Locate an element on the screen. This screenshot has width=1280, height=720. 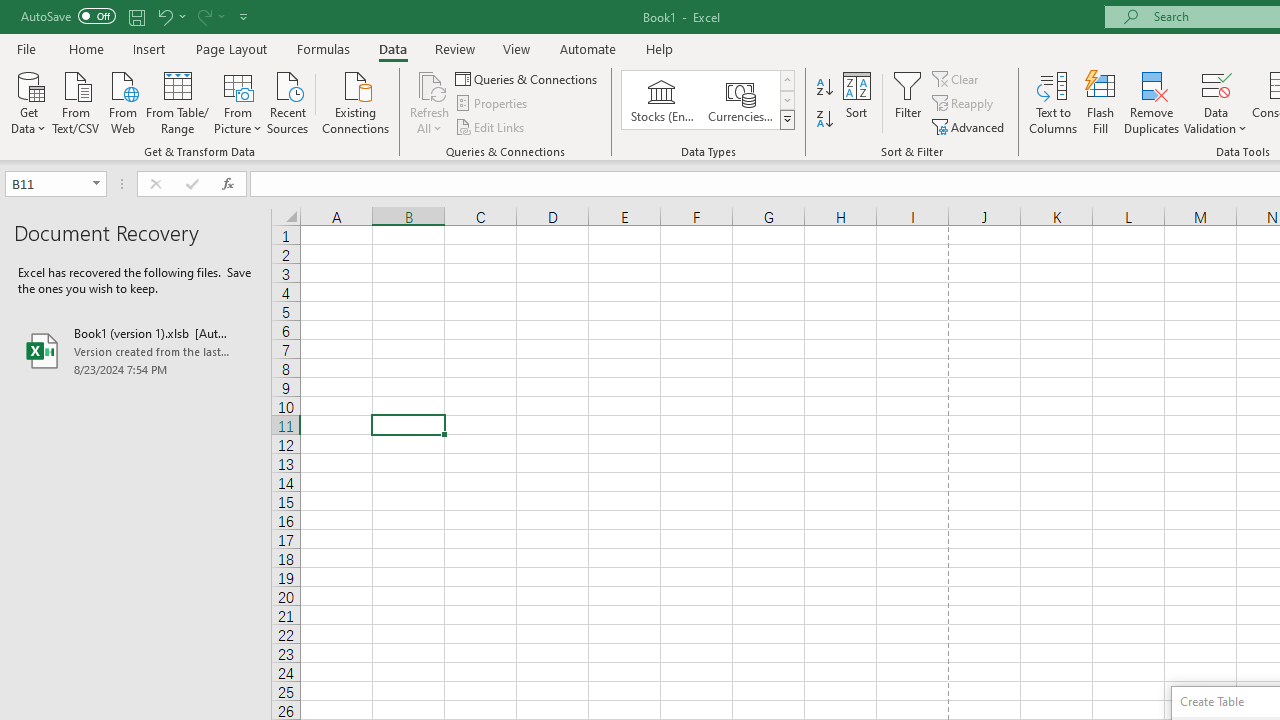
'Row Down' is located at coordinates (786, 100).